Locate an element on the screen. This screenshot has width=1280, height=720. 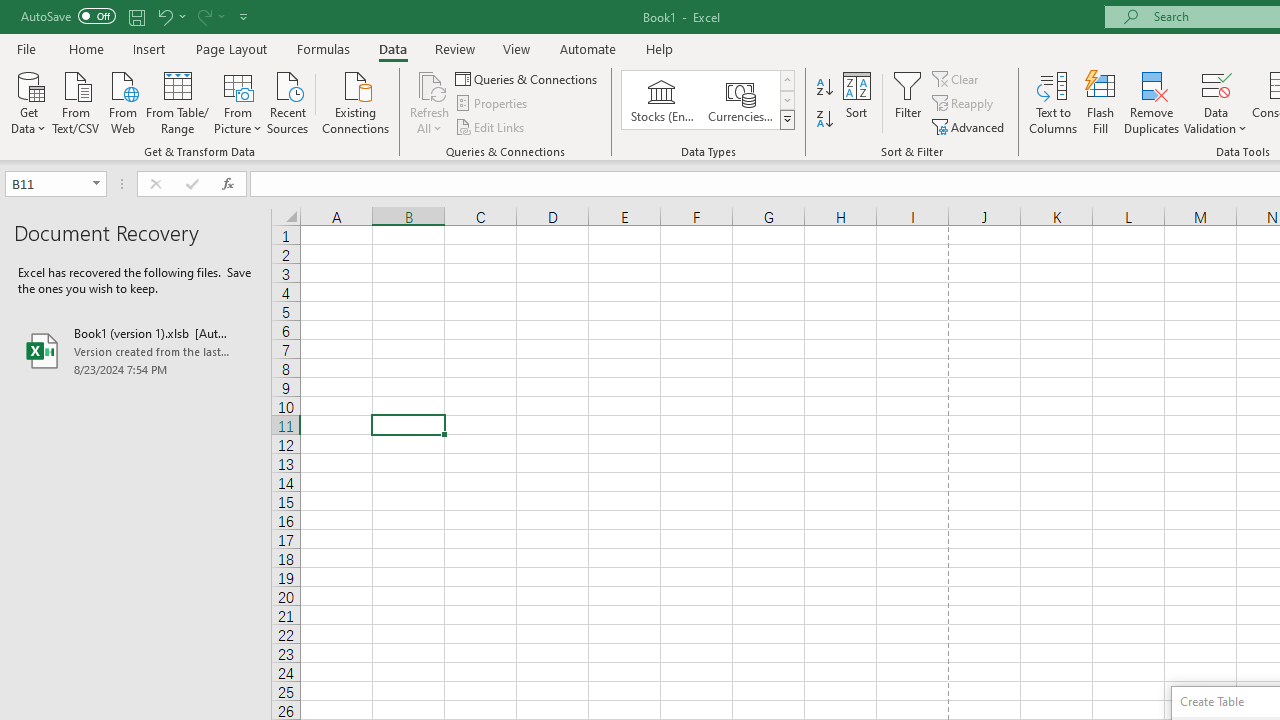
'Row Down' is located at coordinates (786, 100).